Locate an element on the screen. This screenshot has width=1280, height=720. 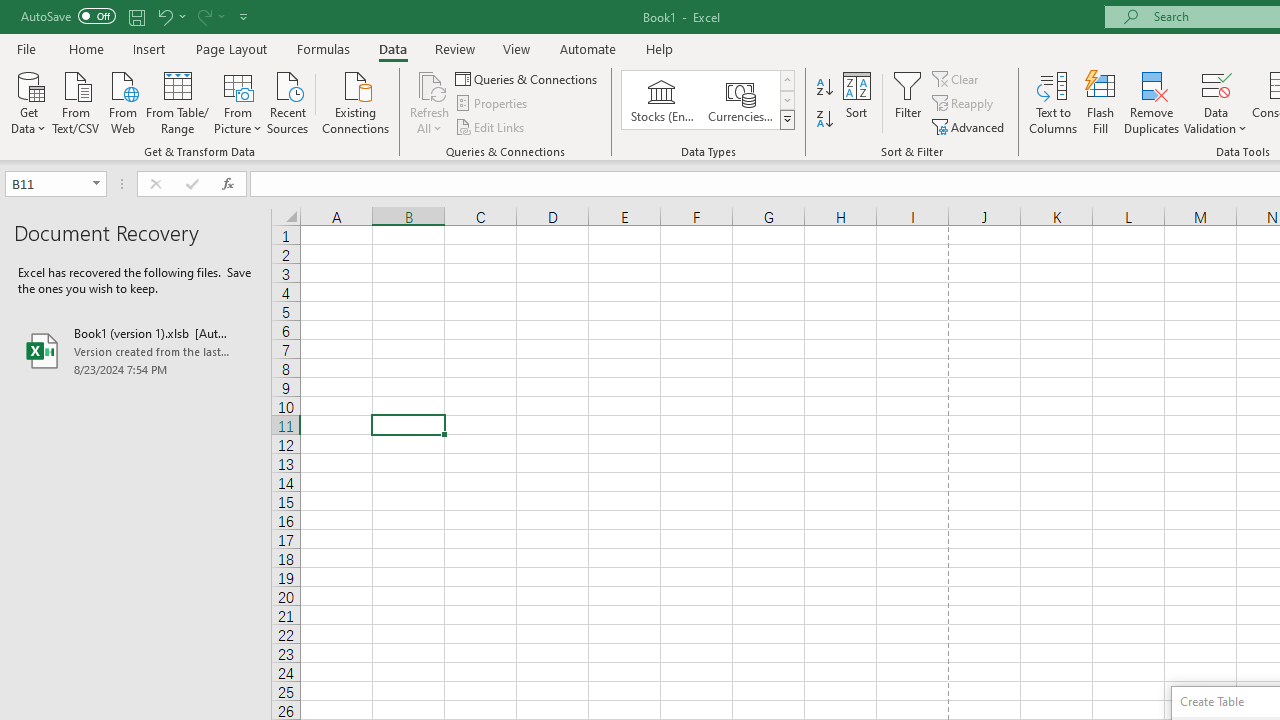
'Row Down' is located at coordinates (786, 100).